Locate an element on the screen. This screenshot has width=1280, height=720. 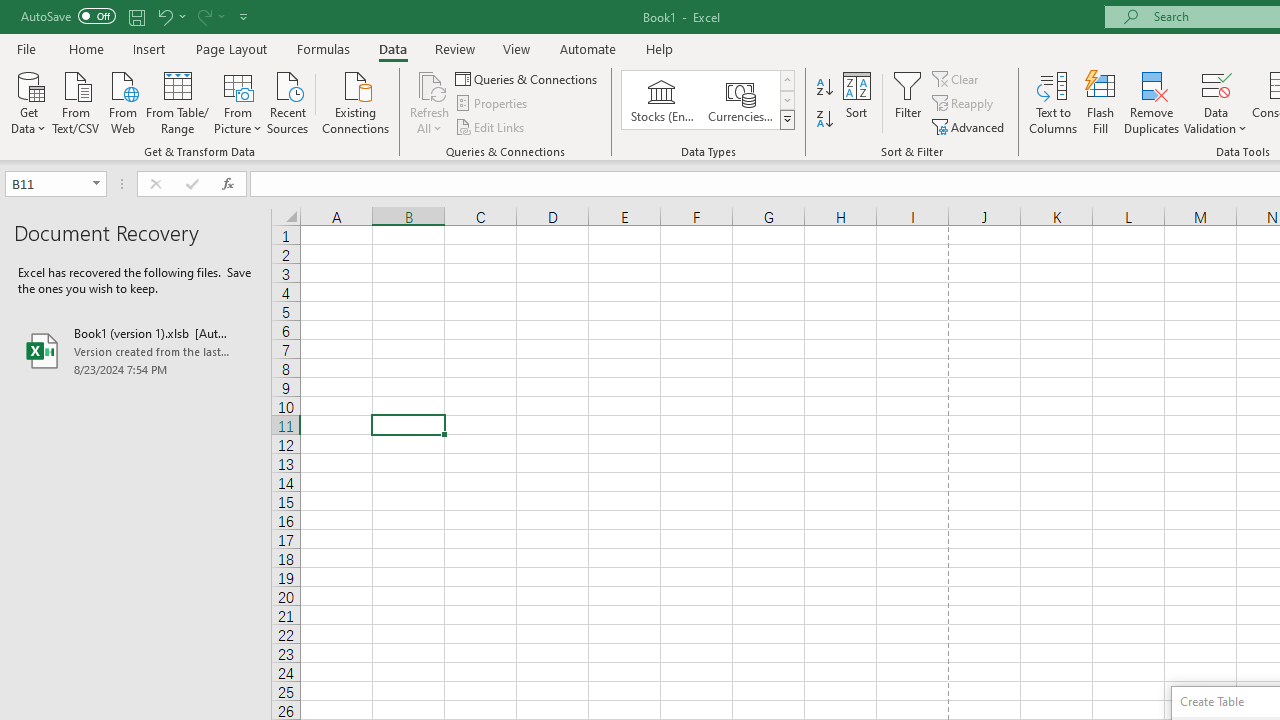
'Row Down' is located at coordinates (786, 100).